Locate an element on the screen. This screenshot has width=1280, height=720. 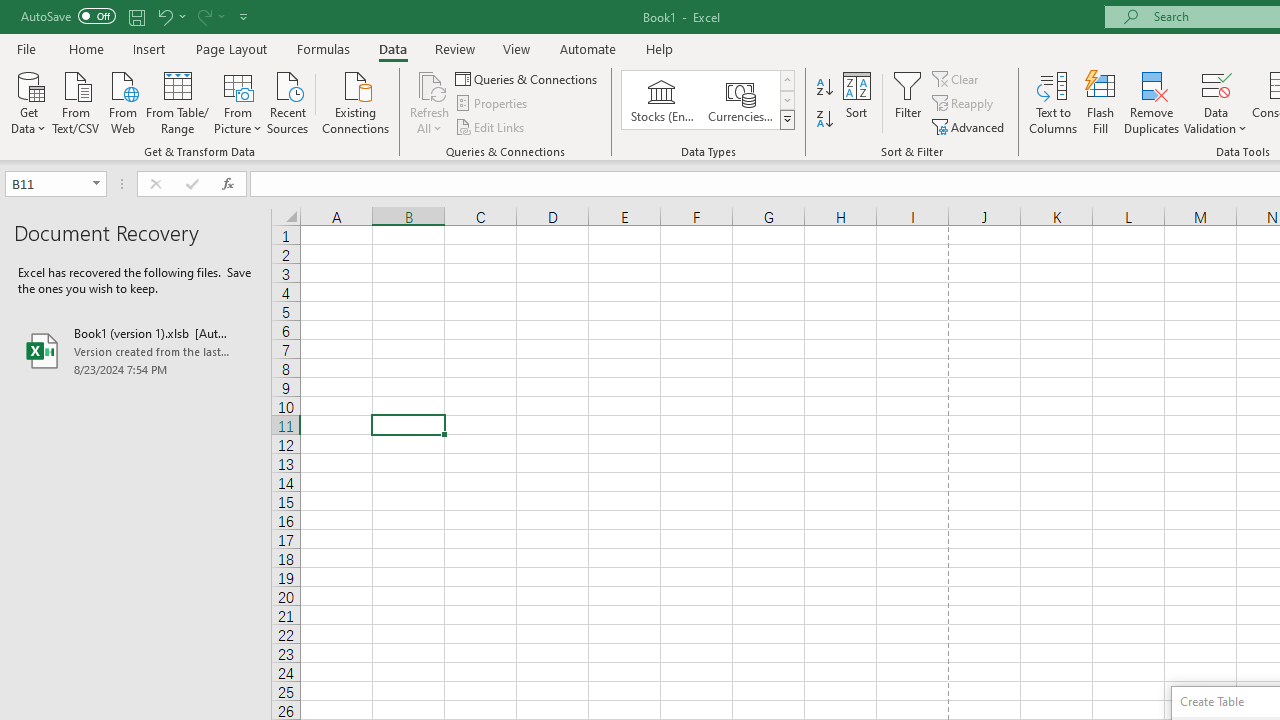
'Row Down' is located at coordinates (786, 100).